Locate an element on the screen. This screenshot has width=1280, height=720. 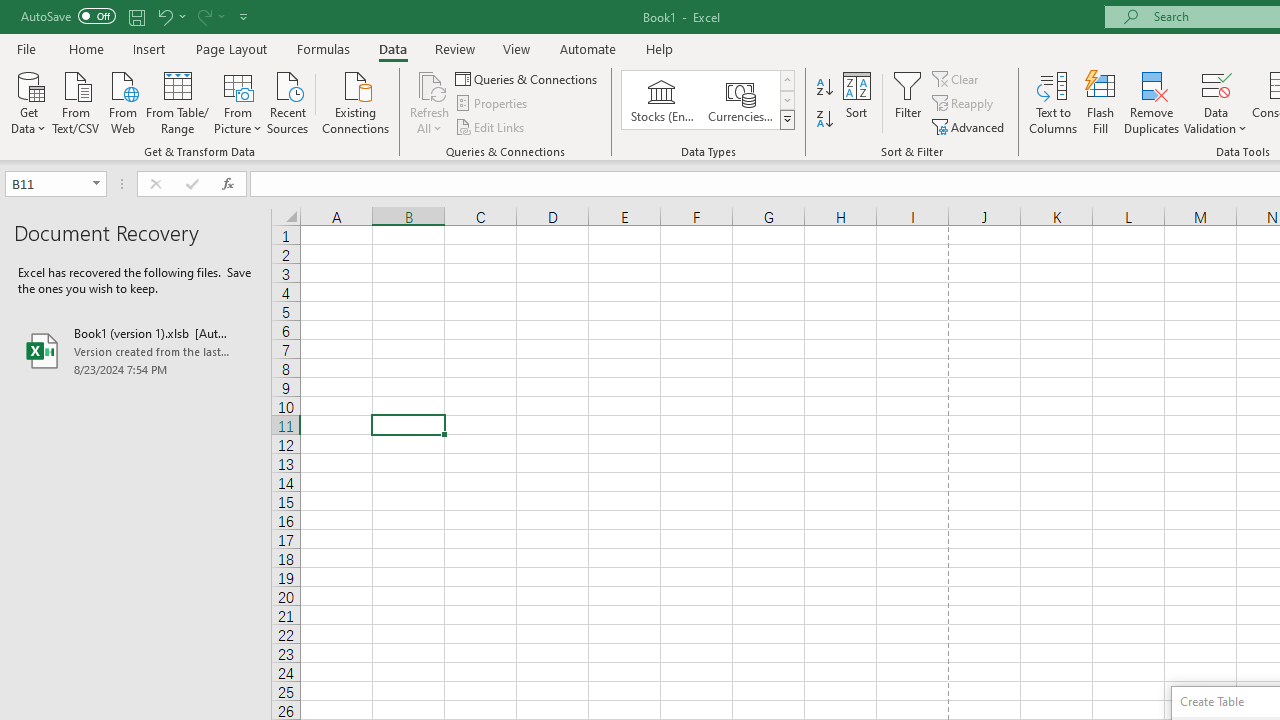
'Row Down' is located at coordinates (786, 100).